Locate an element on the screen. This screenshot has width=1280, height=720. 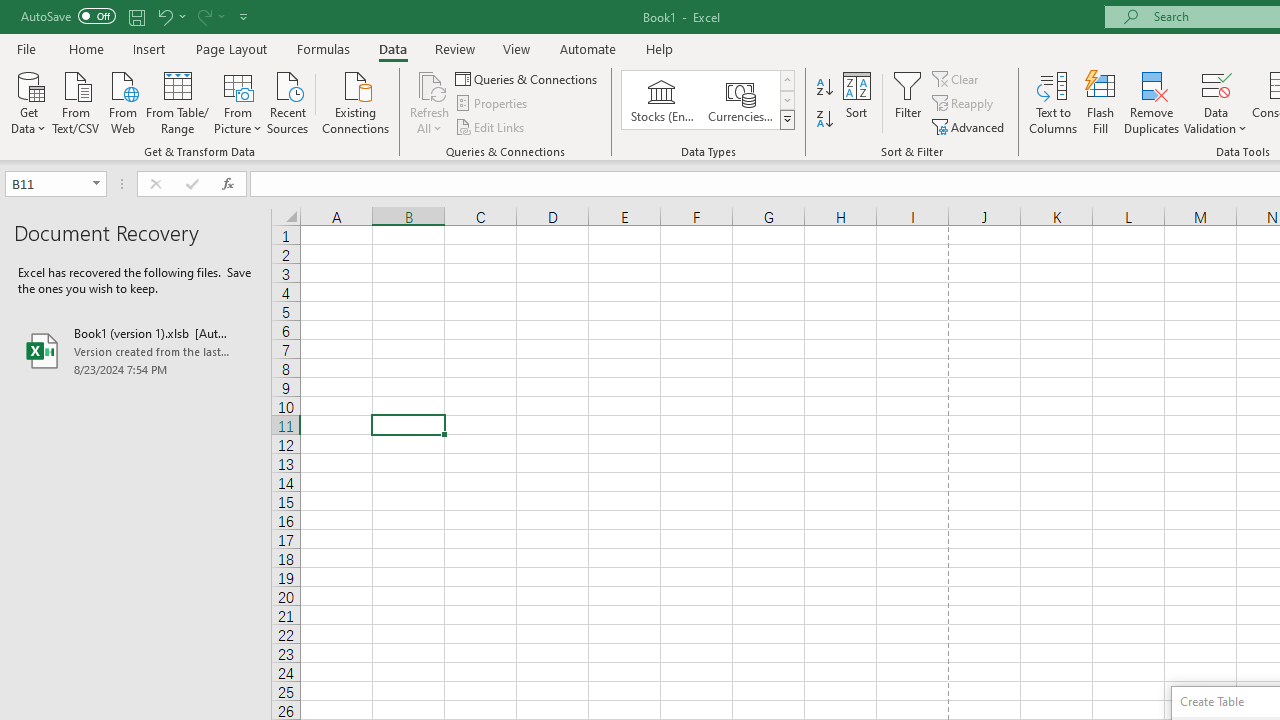
'Row Down' is located at coordinates (786, 100).